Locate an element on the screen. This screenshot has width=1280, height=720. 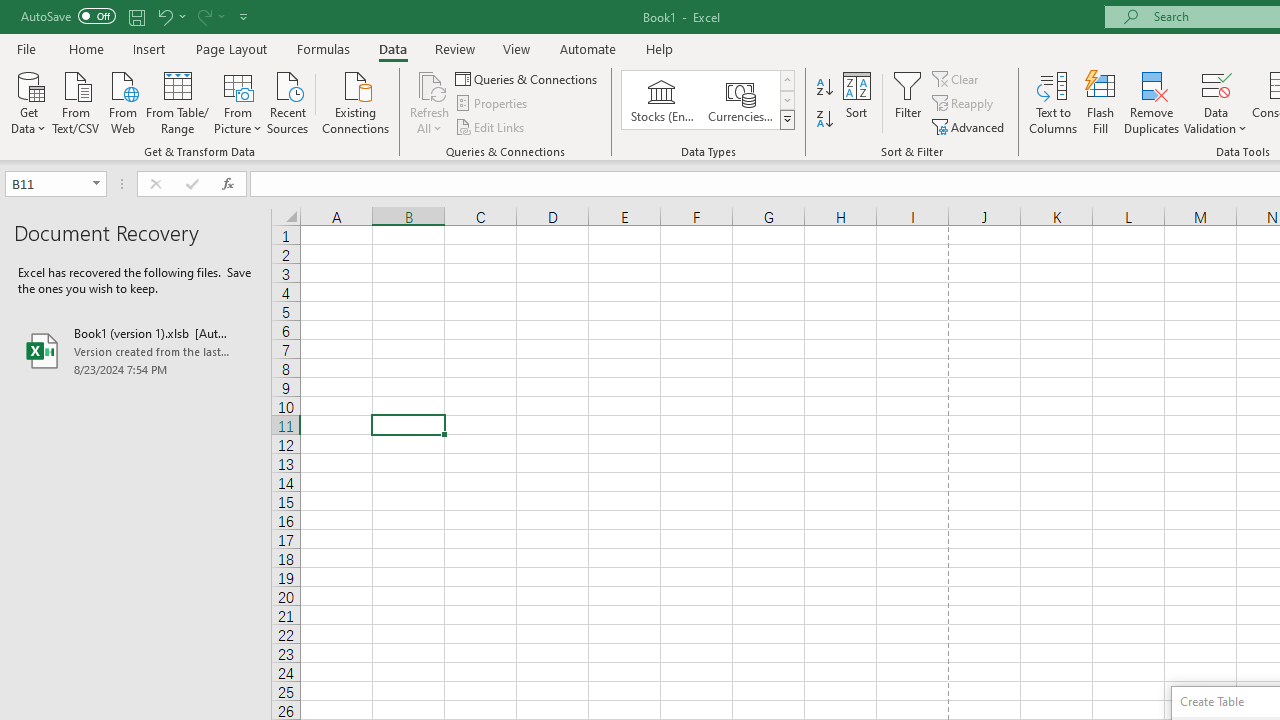
'Row Down' is located at coordinates (786, 100).